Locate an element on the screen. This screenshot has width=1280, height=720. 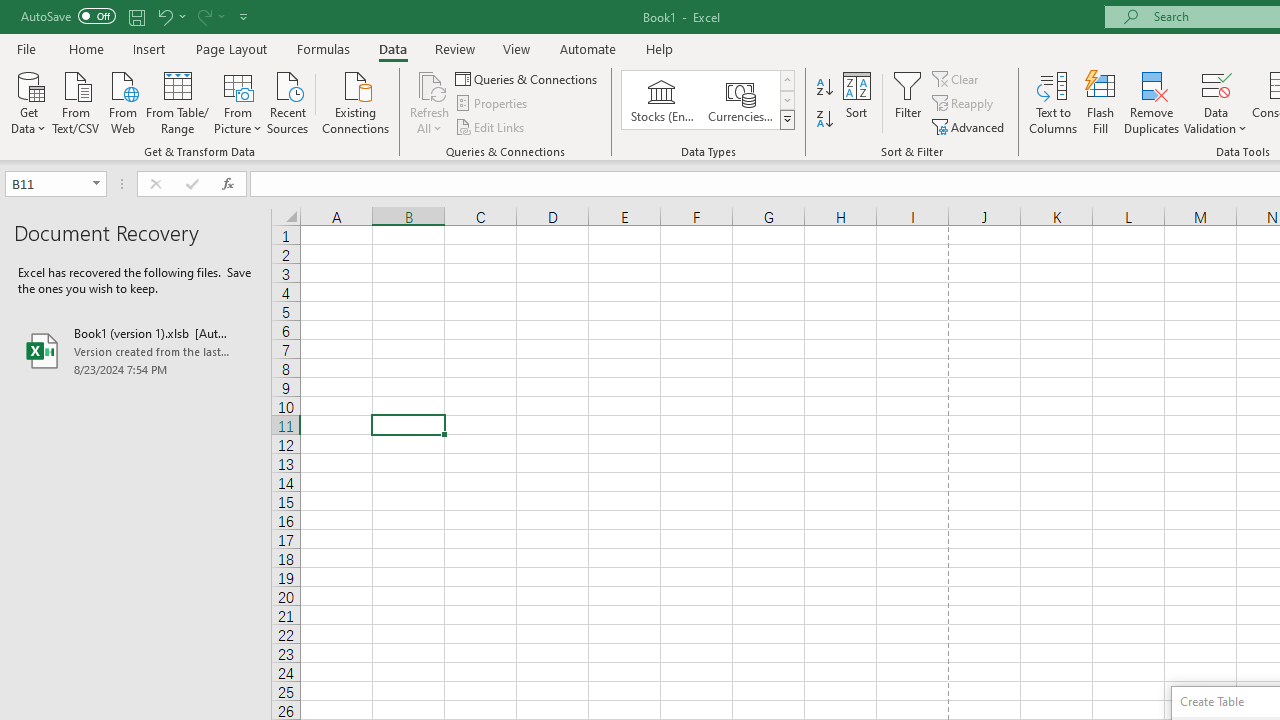
'Row Down' is located at coordinates (786, 100).